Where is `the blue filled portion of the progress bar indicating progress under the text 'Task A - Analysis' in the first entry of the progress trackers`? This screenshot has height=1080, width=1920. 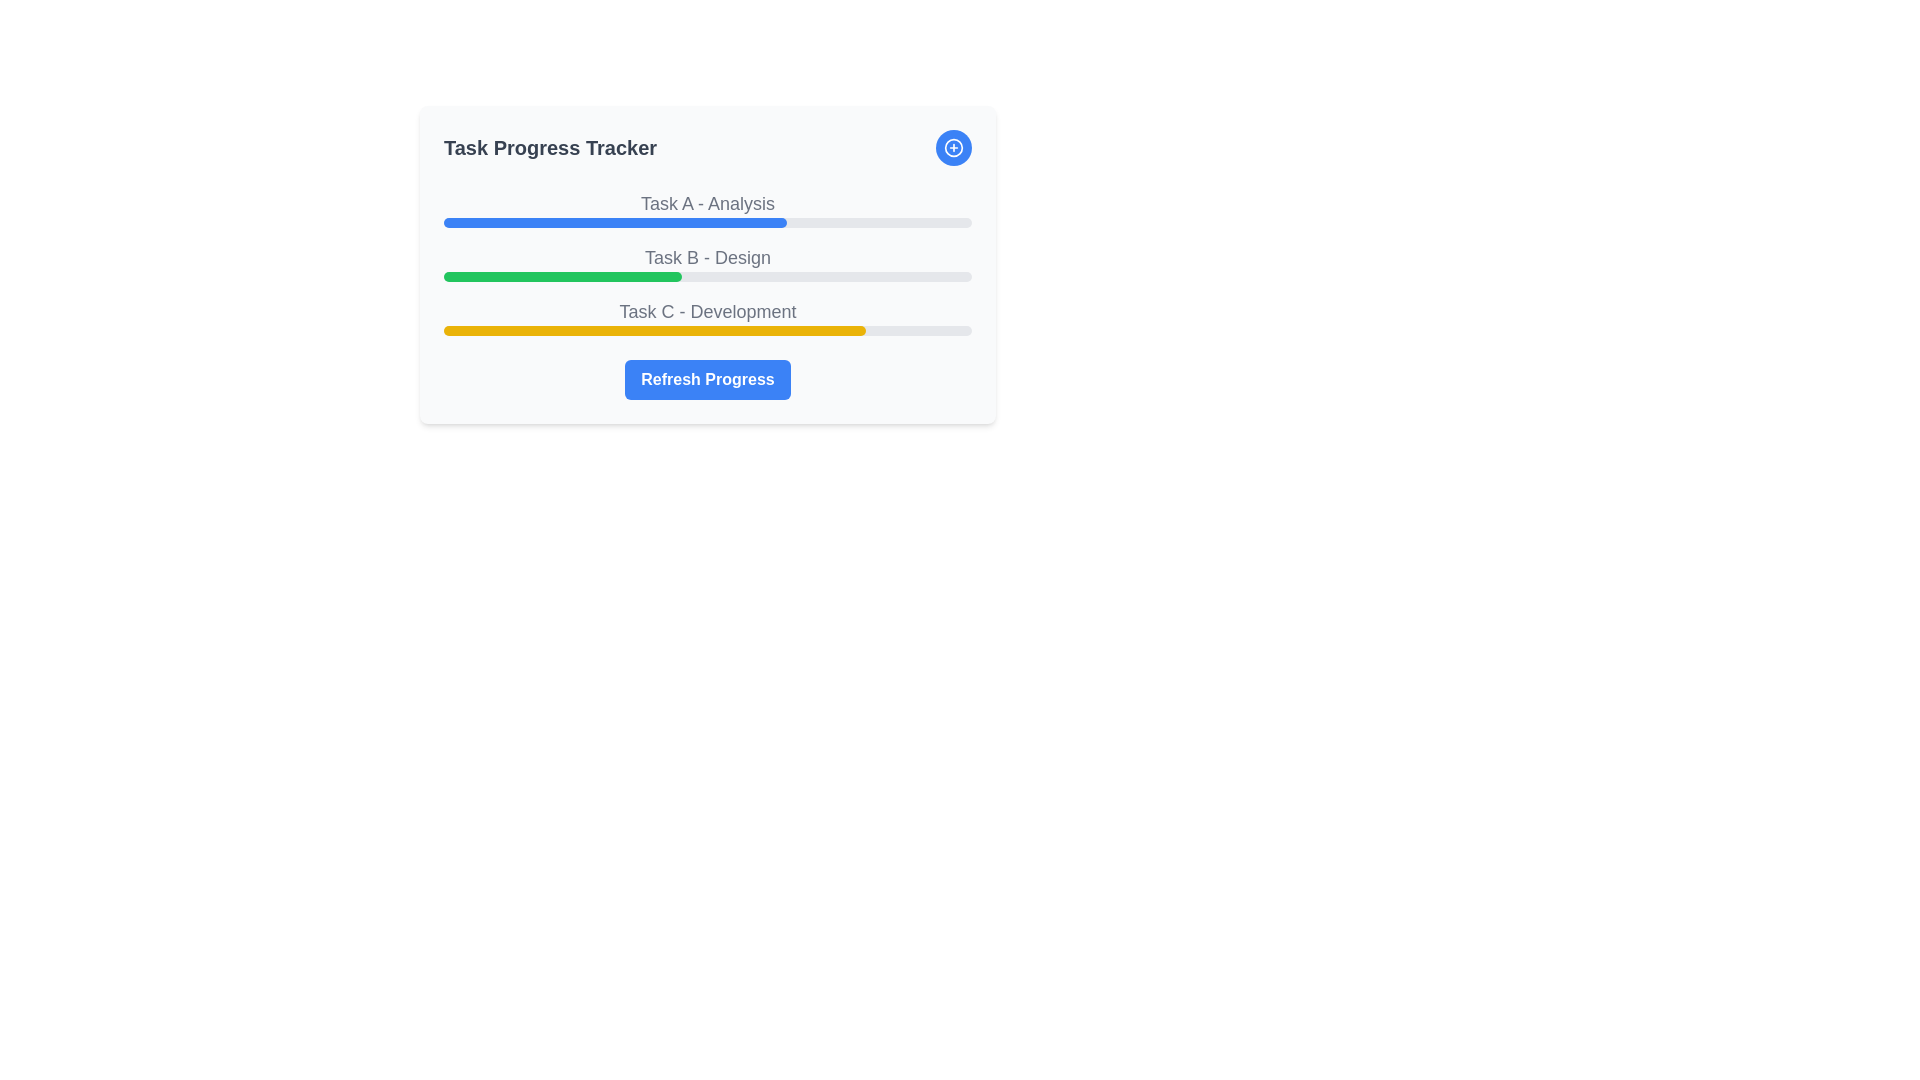
the blue filled portion of the progress bar indicating progress under the text 'Task A - Analysis' in the first entry of the progress trackers is located at coordinates (614, 223).